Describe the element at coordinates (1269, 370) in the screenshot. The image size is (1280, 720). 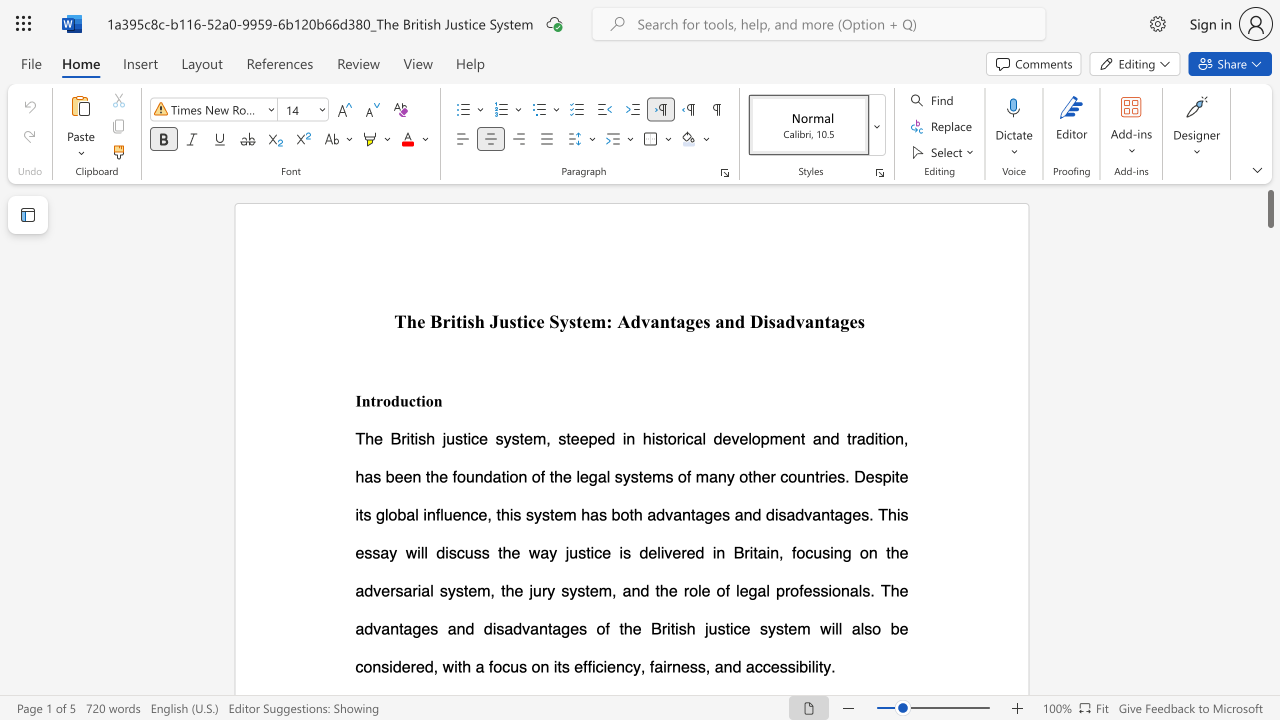
I see `the scrollbar on the right to move the page downward` at that location.